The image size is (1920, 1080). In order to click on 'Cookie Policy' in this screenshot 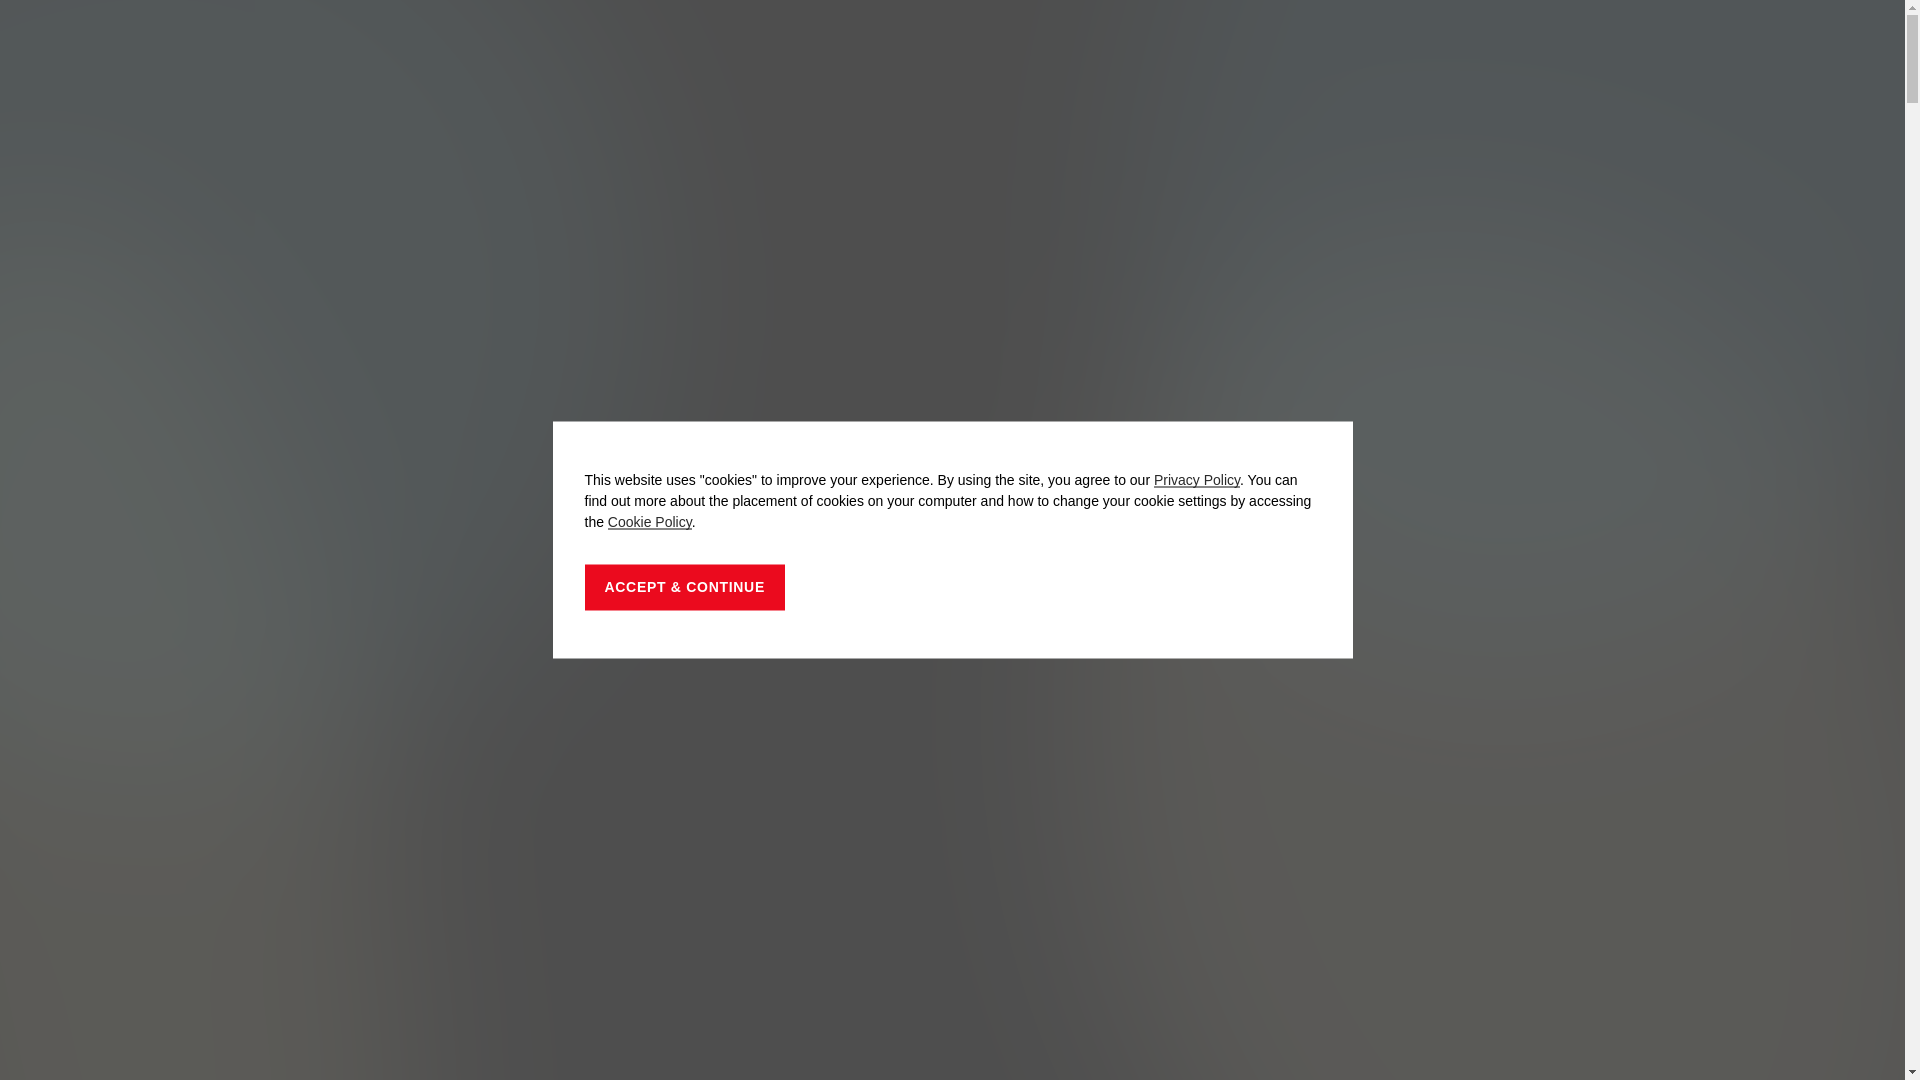, I will do `click(649, 520)`.